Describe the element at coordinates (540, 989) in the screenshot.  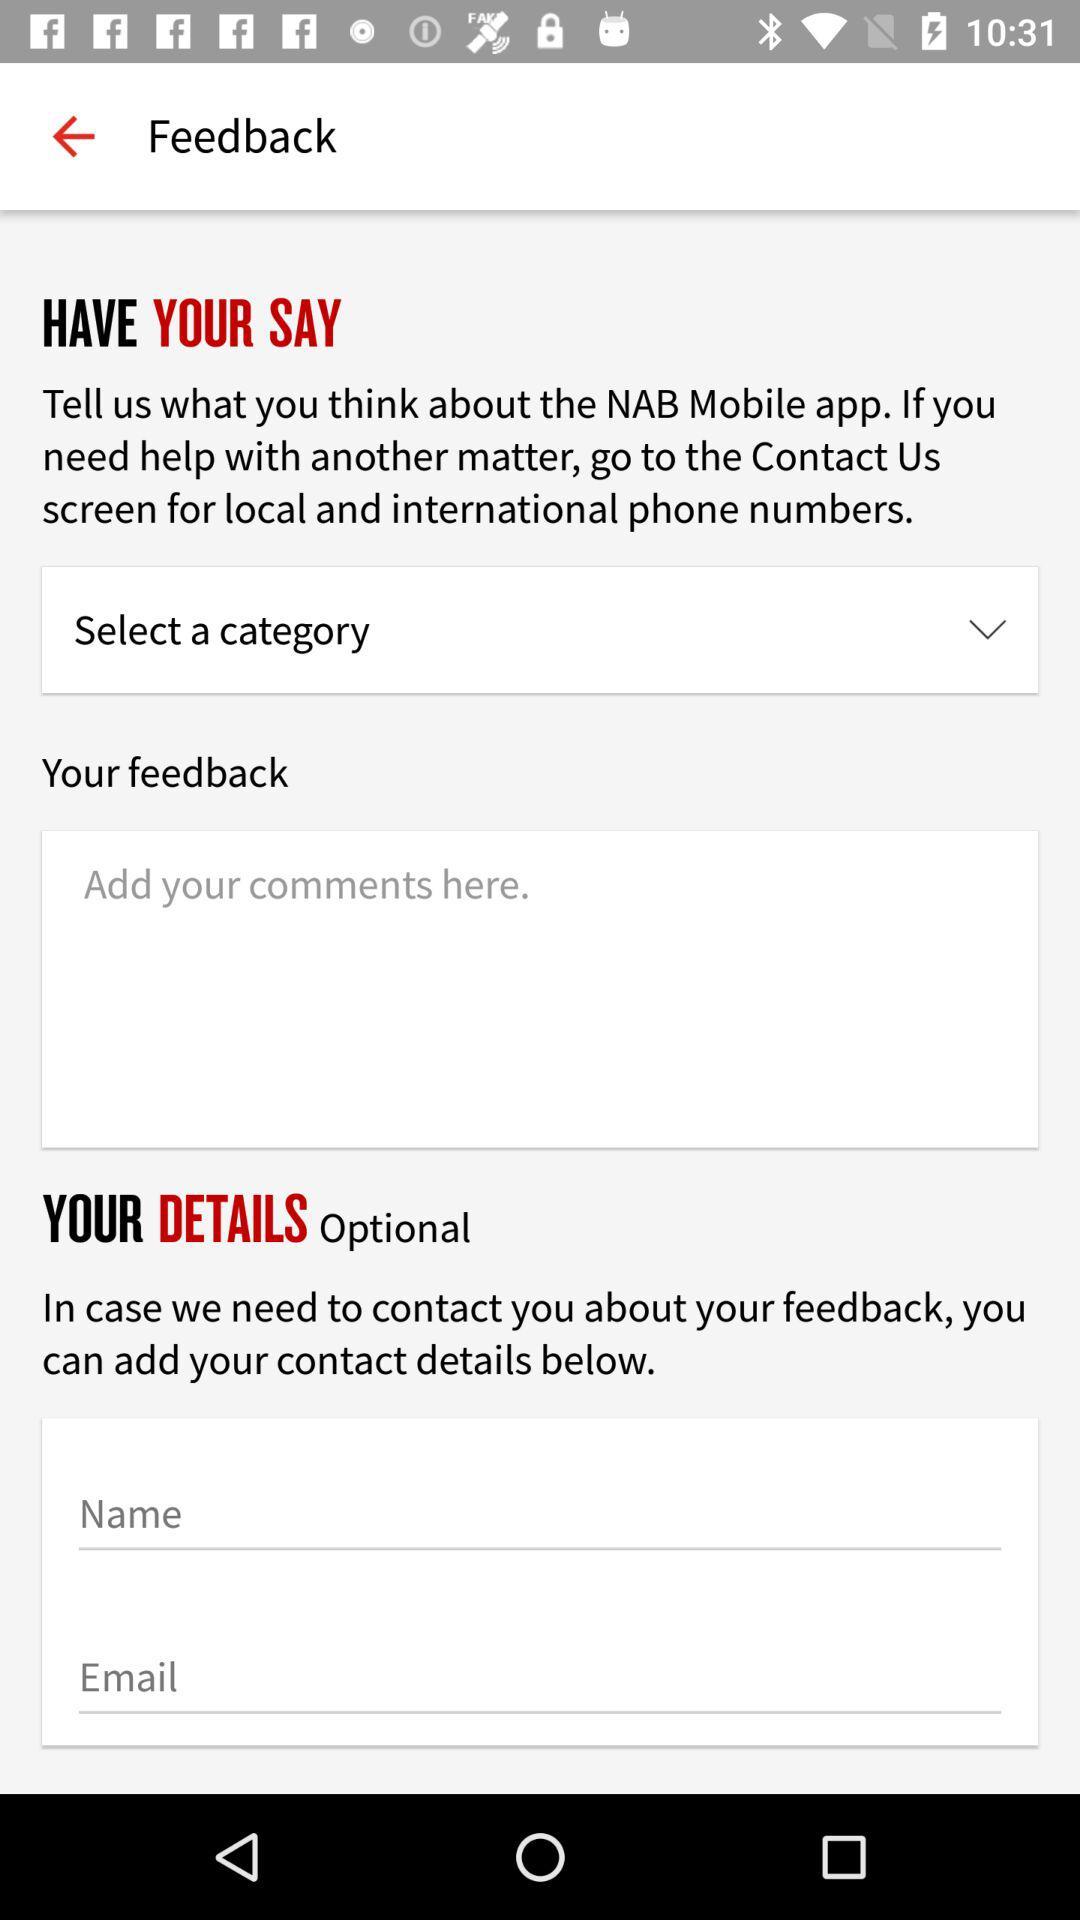
I see `your feedback here` at that location.